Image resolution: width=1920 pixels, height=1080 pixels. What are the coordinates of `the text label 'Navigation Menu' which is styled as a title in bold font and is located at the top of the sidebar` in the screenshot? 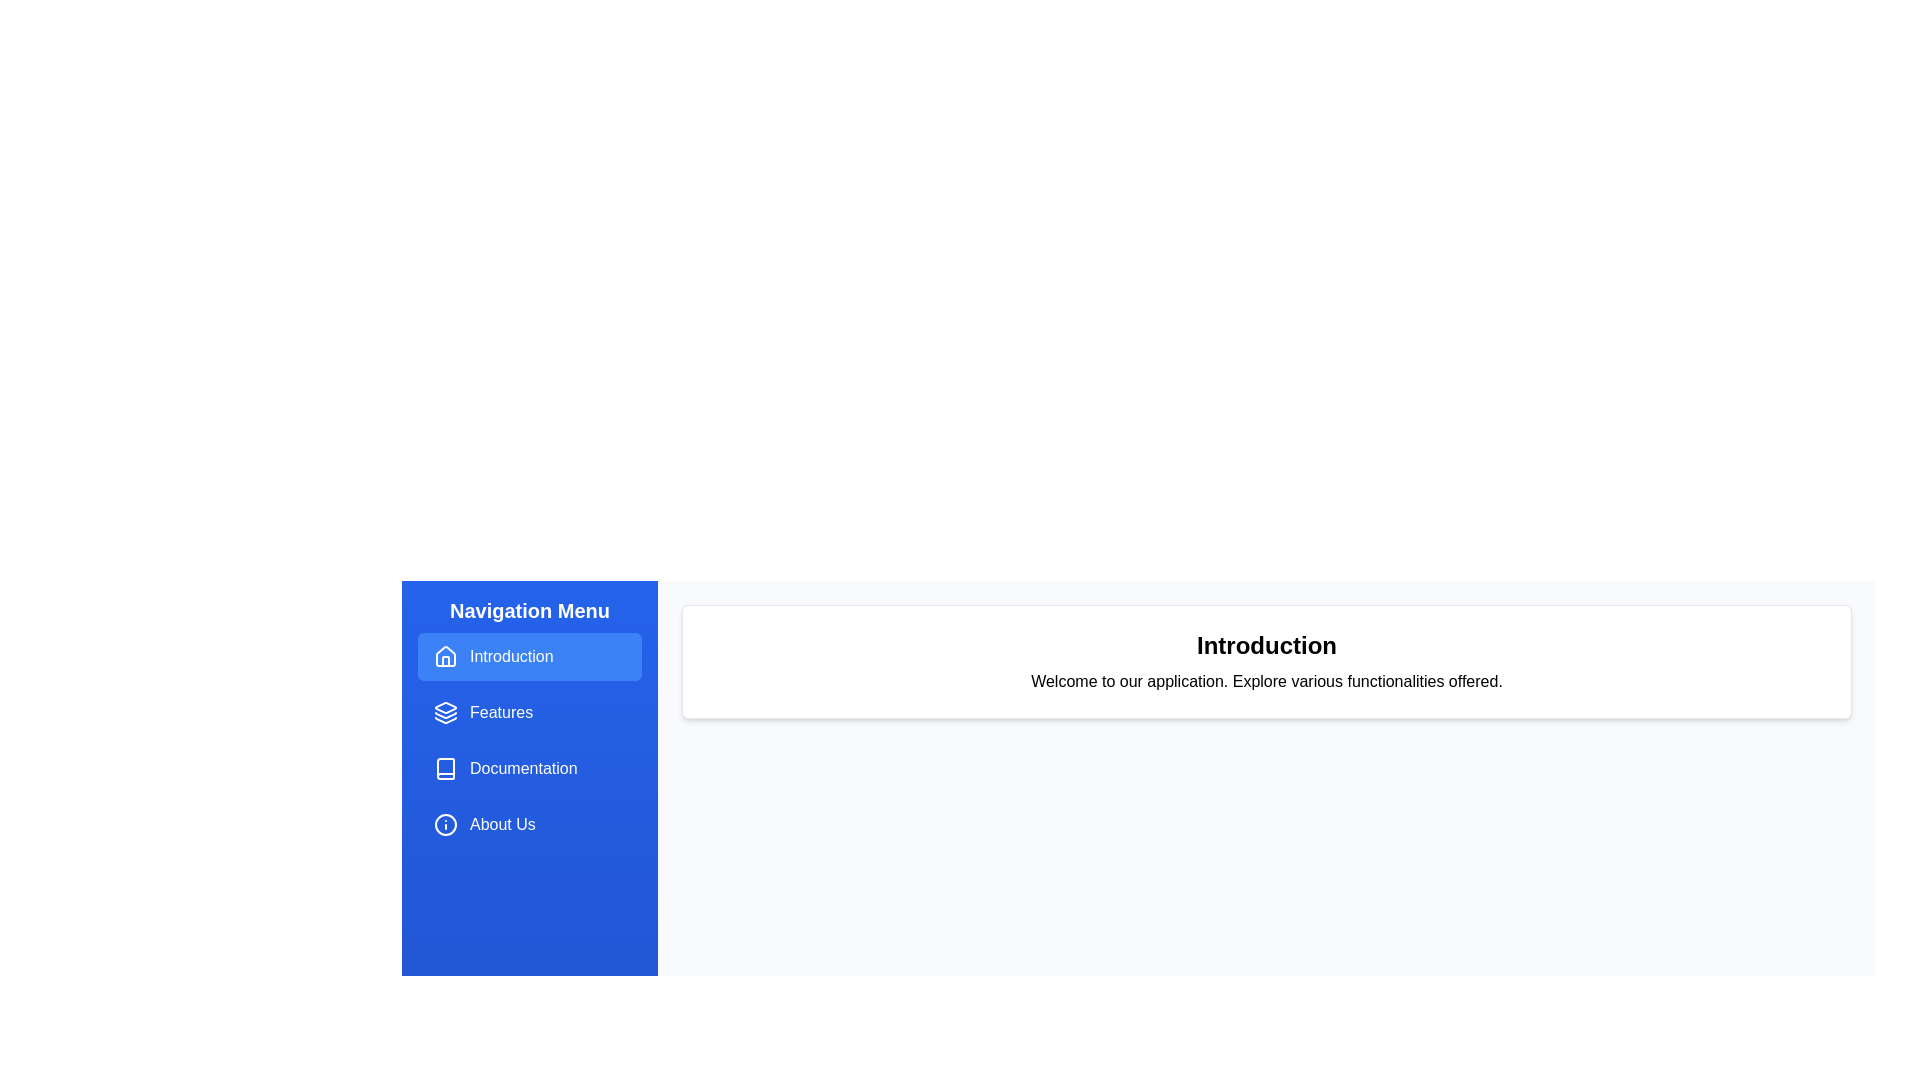 It's located at (529, 609).